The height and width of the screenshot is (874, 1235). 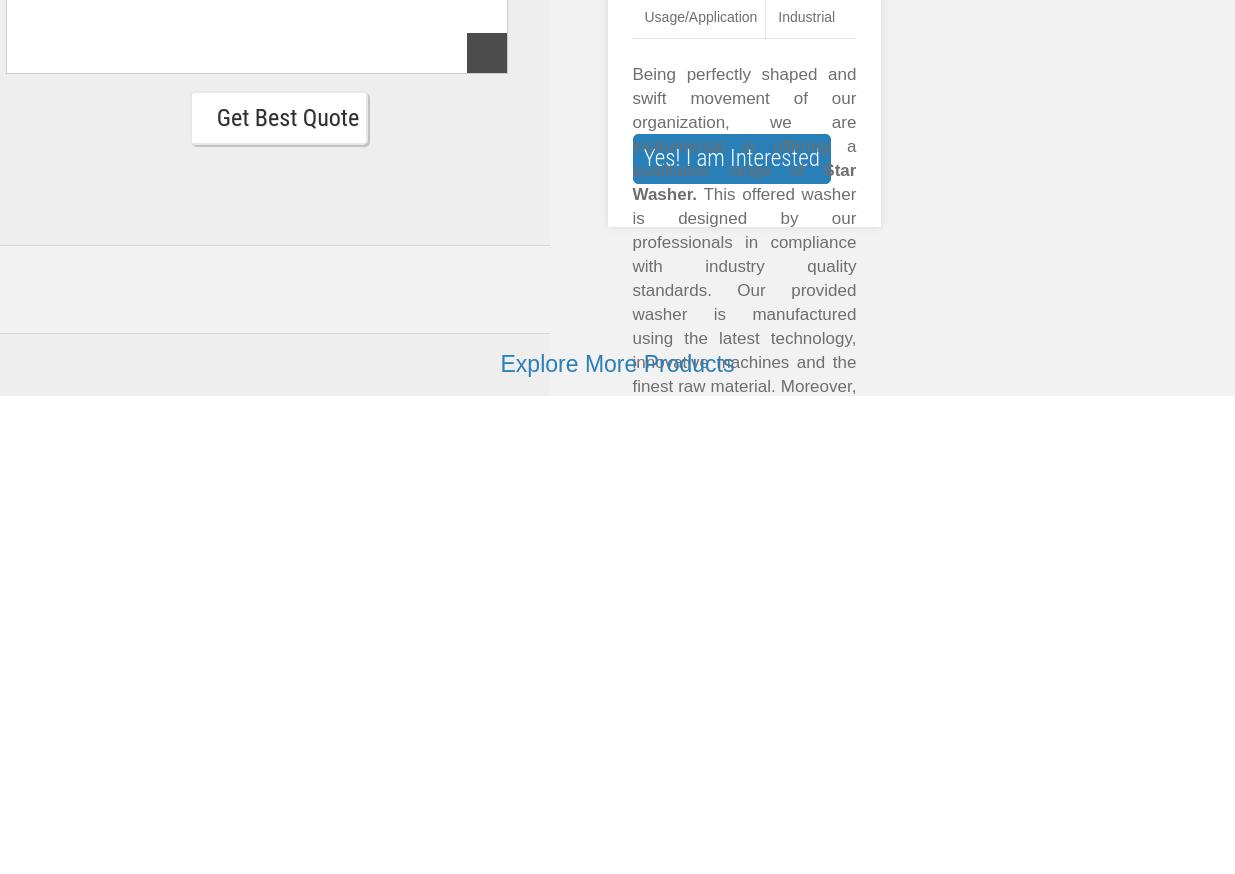 What do you see at coordinates (644, 16) in the screenshot?
I see `'Usage/Application'` at bounding box center [644, 16].